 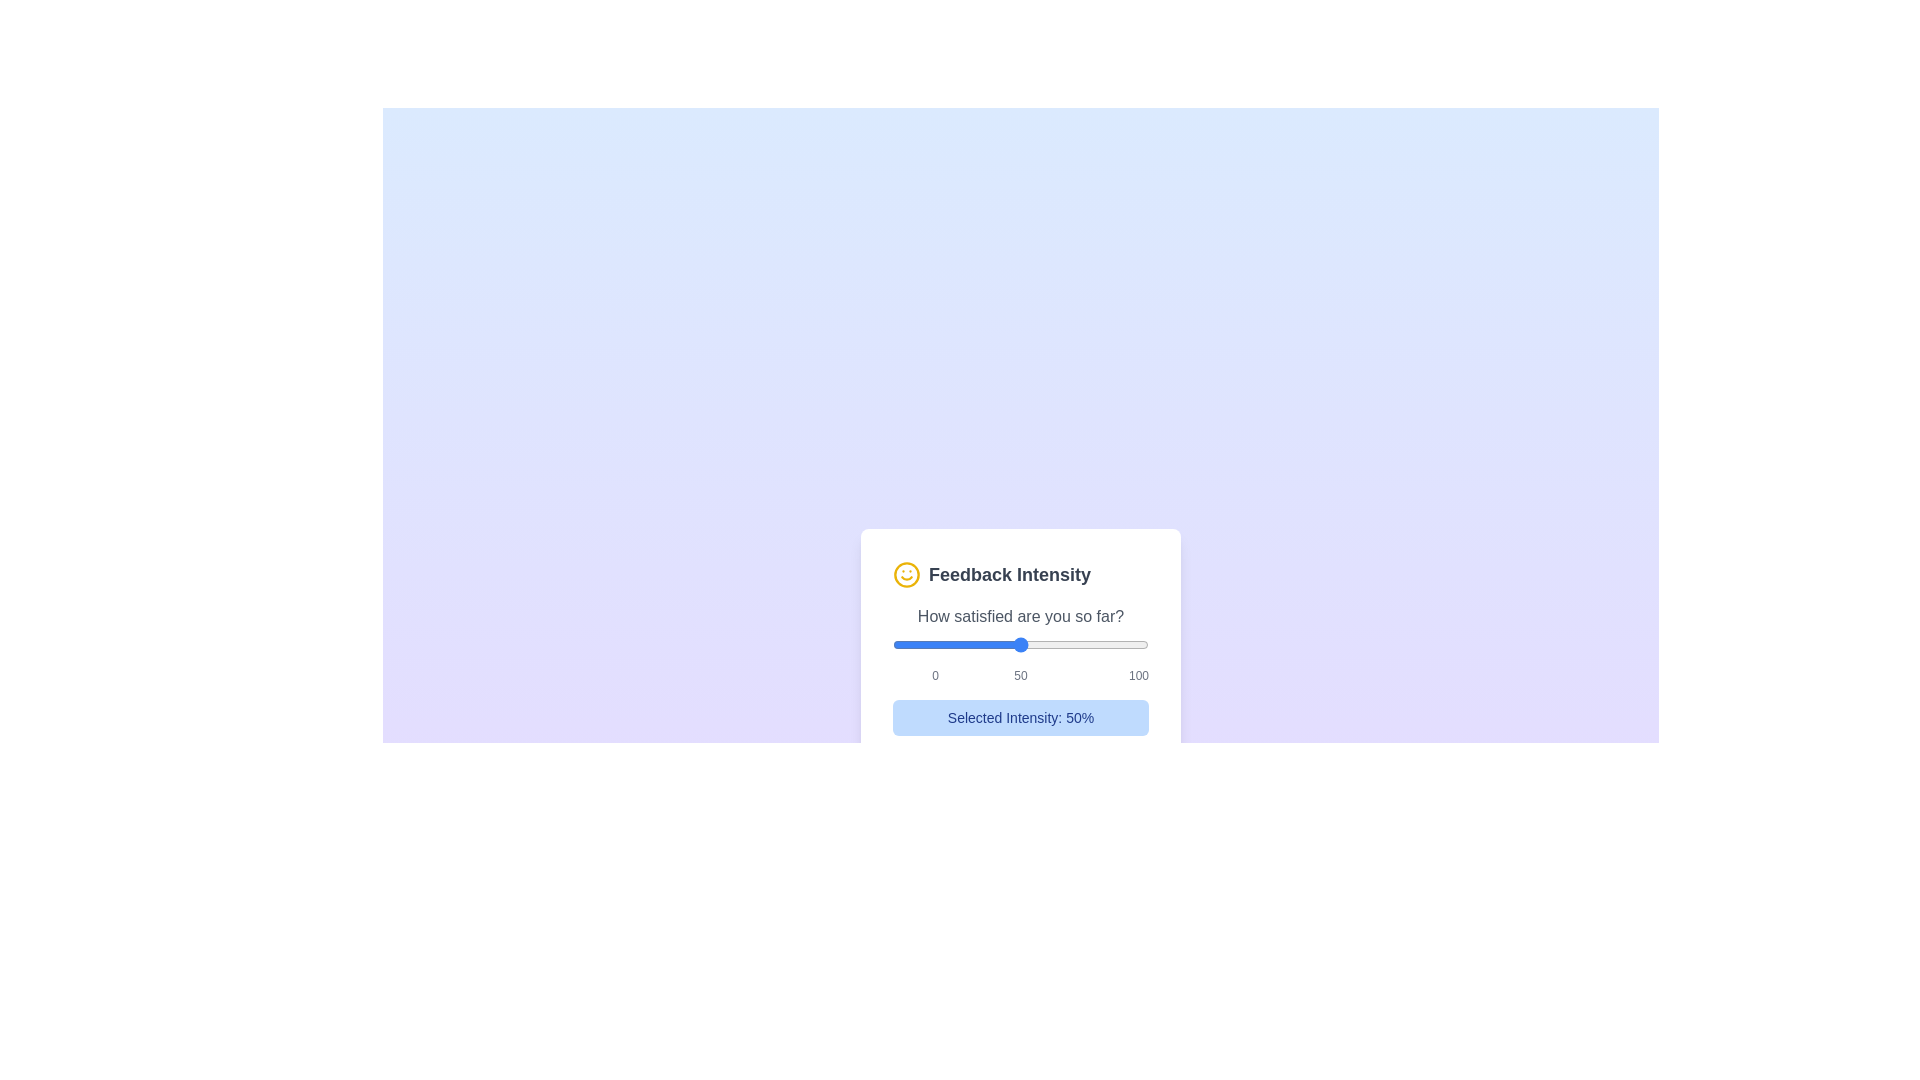 I want to click on the slider to set the satisfaction value to 84, so click(x=1107, y=644).